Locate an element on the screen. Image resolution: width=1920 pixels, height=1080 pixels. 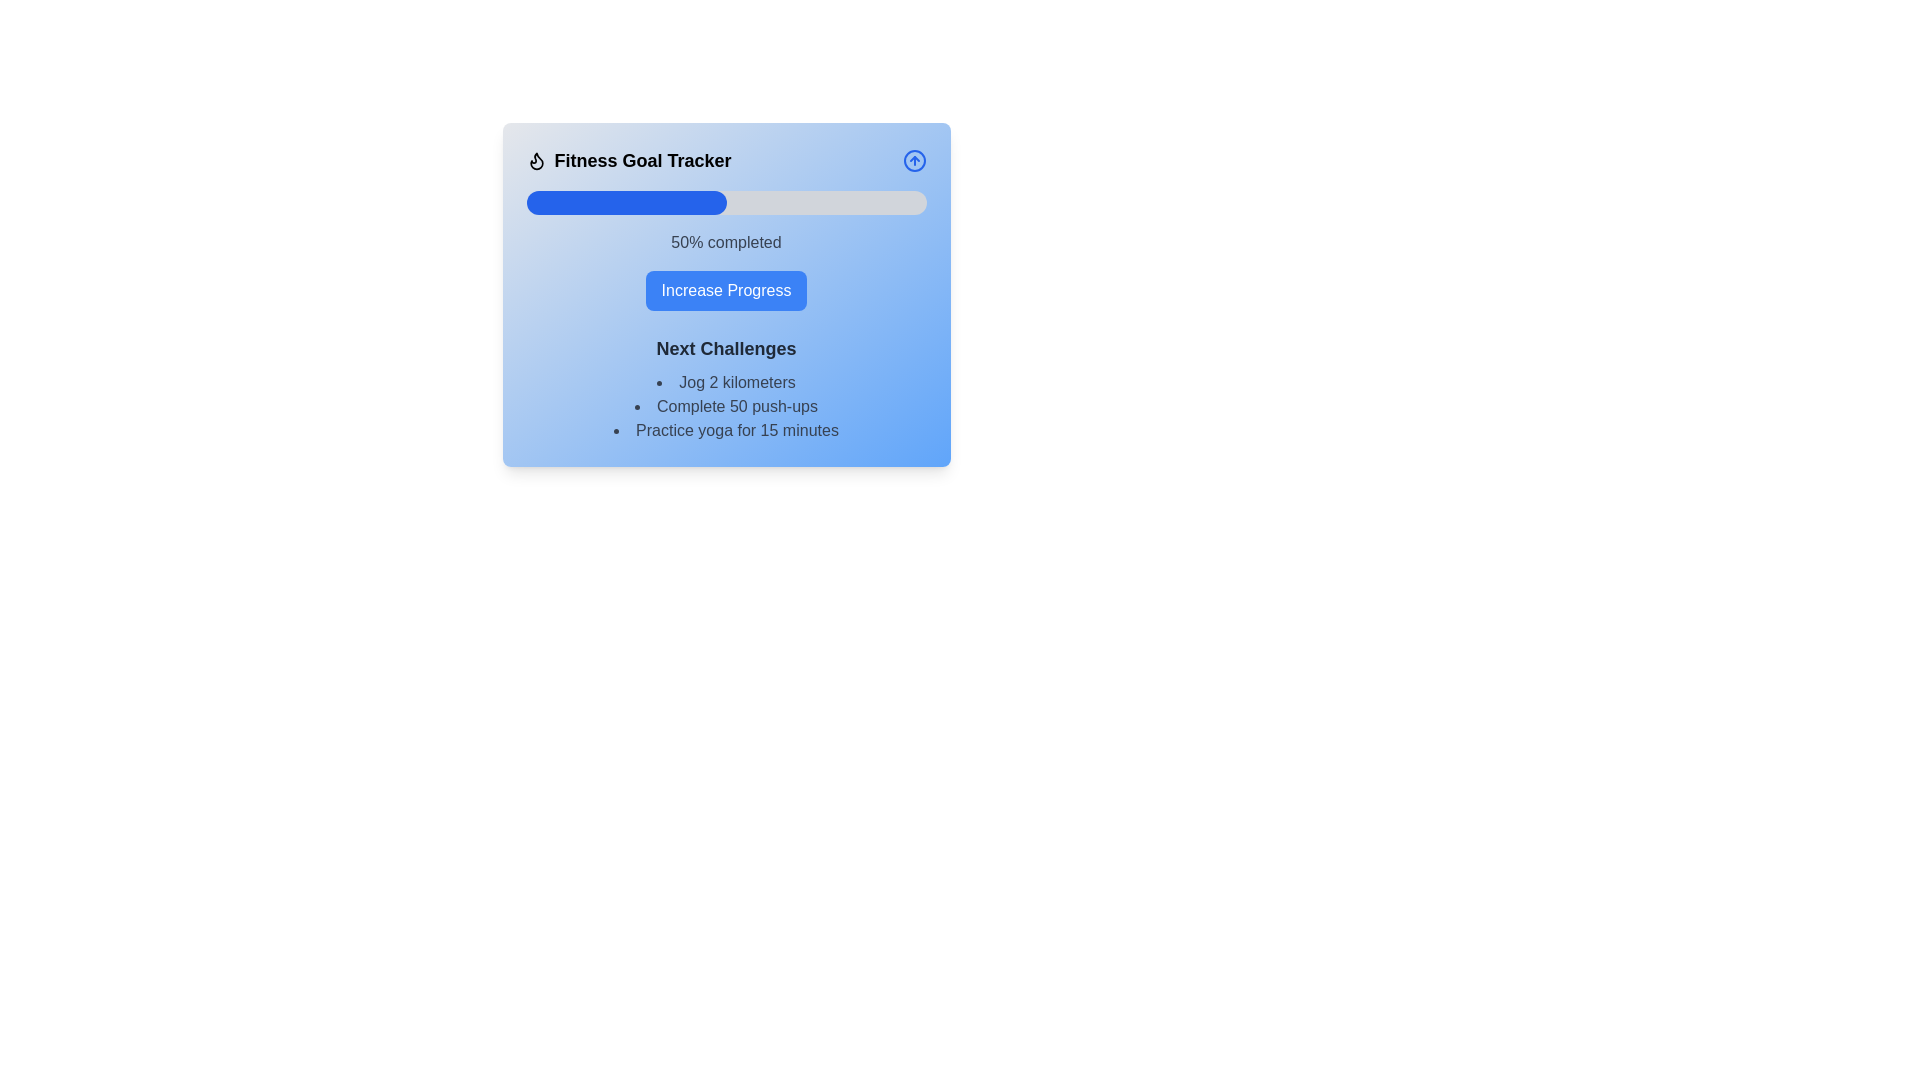
the decorative icon positioned to the left of the 'Fitness Goal Tracker' title in the header section is located at coordinates (536, 160).